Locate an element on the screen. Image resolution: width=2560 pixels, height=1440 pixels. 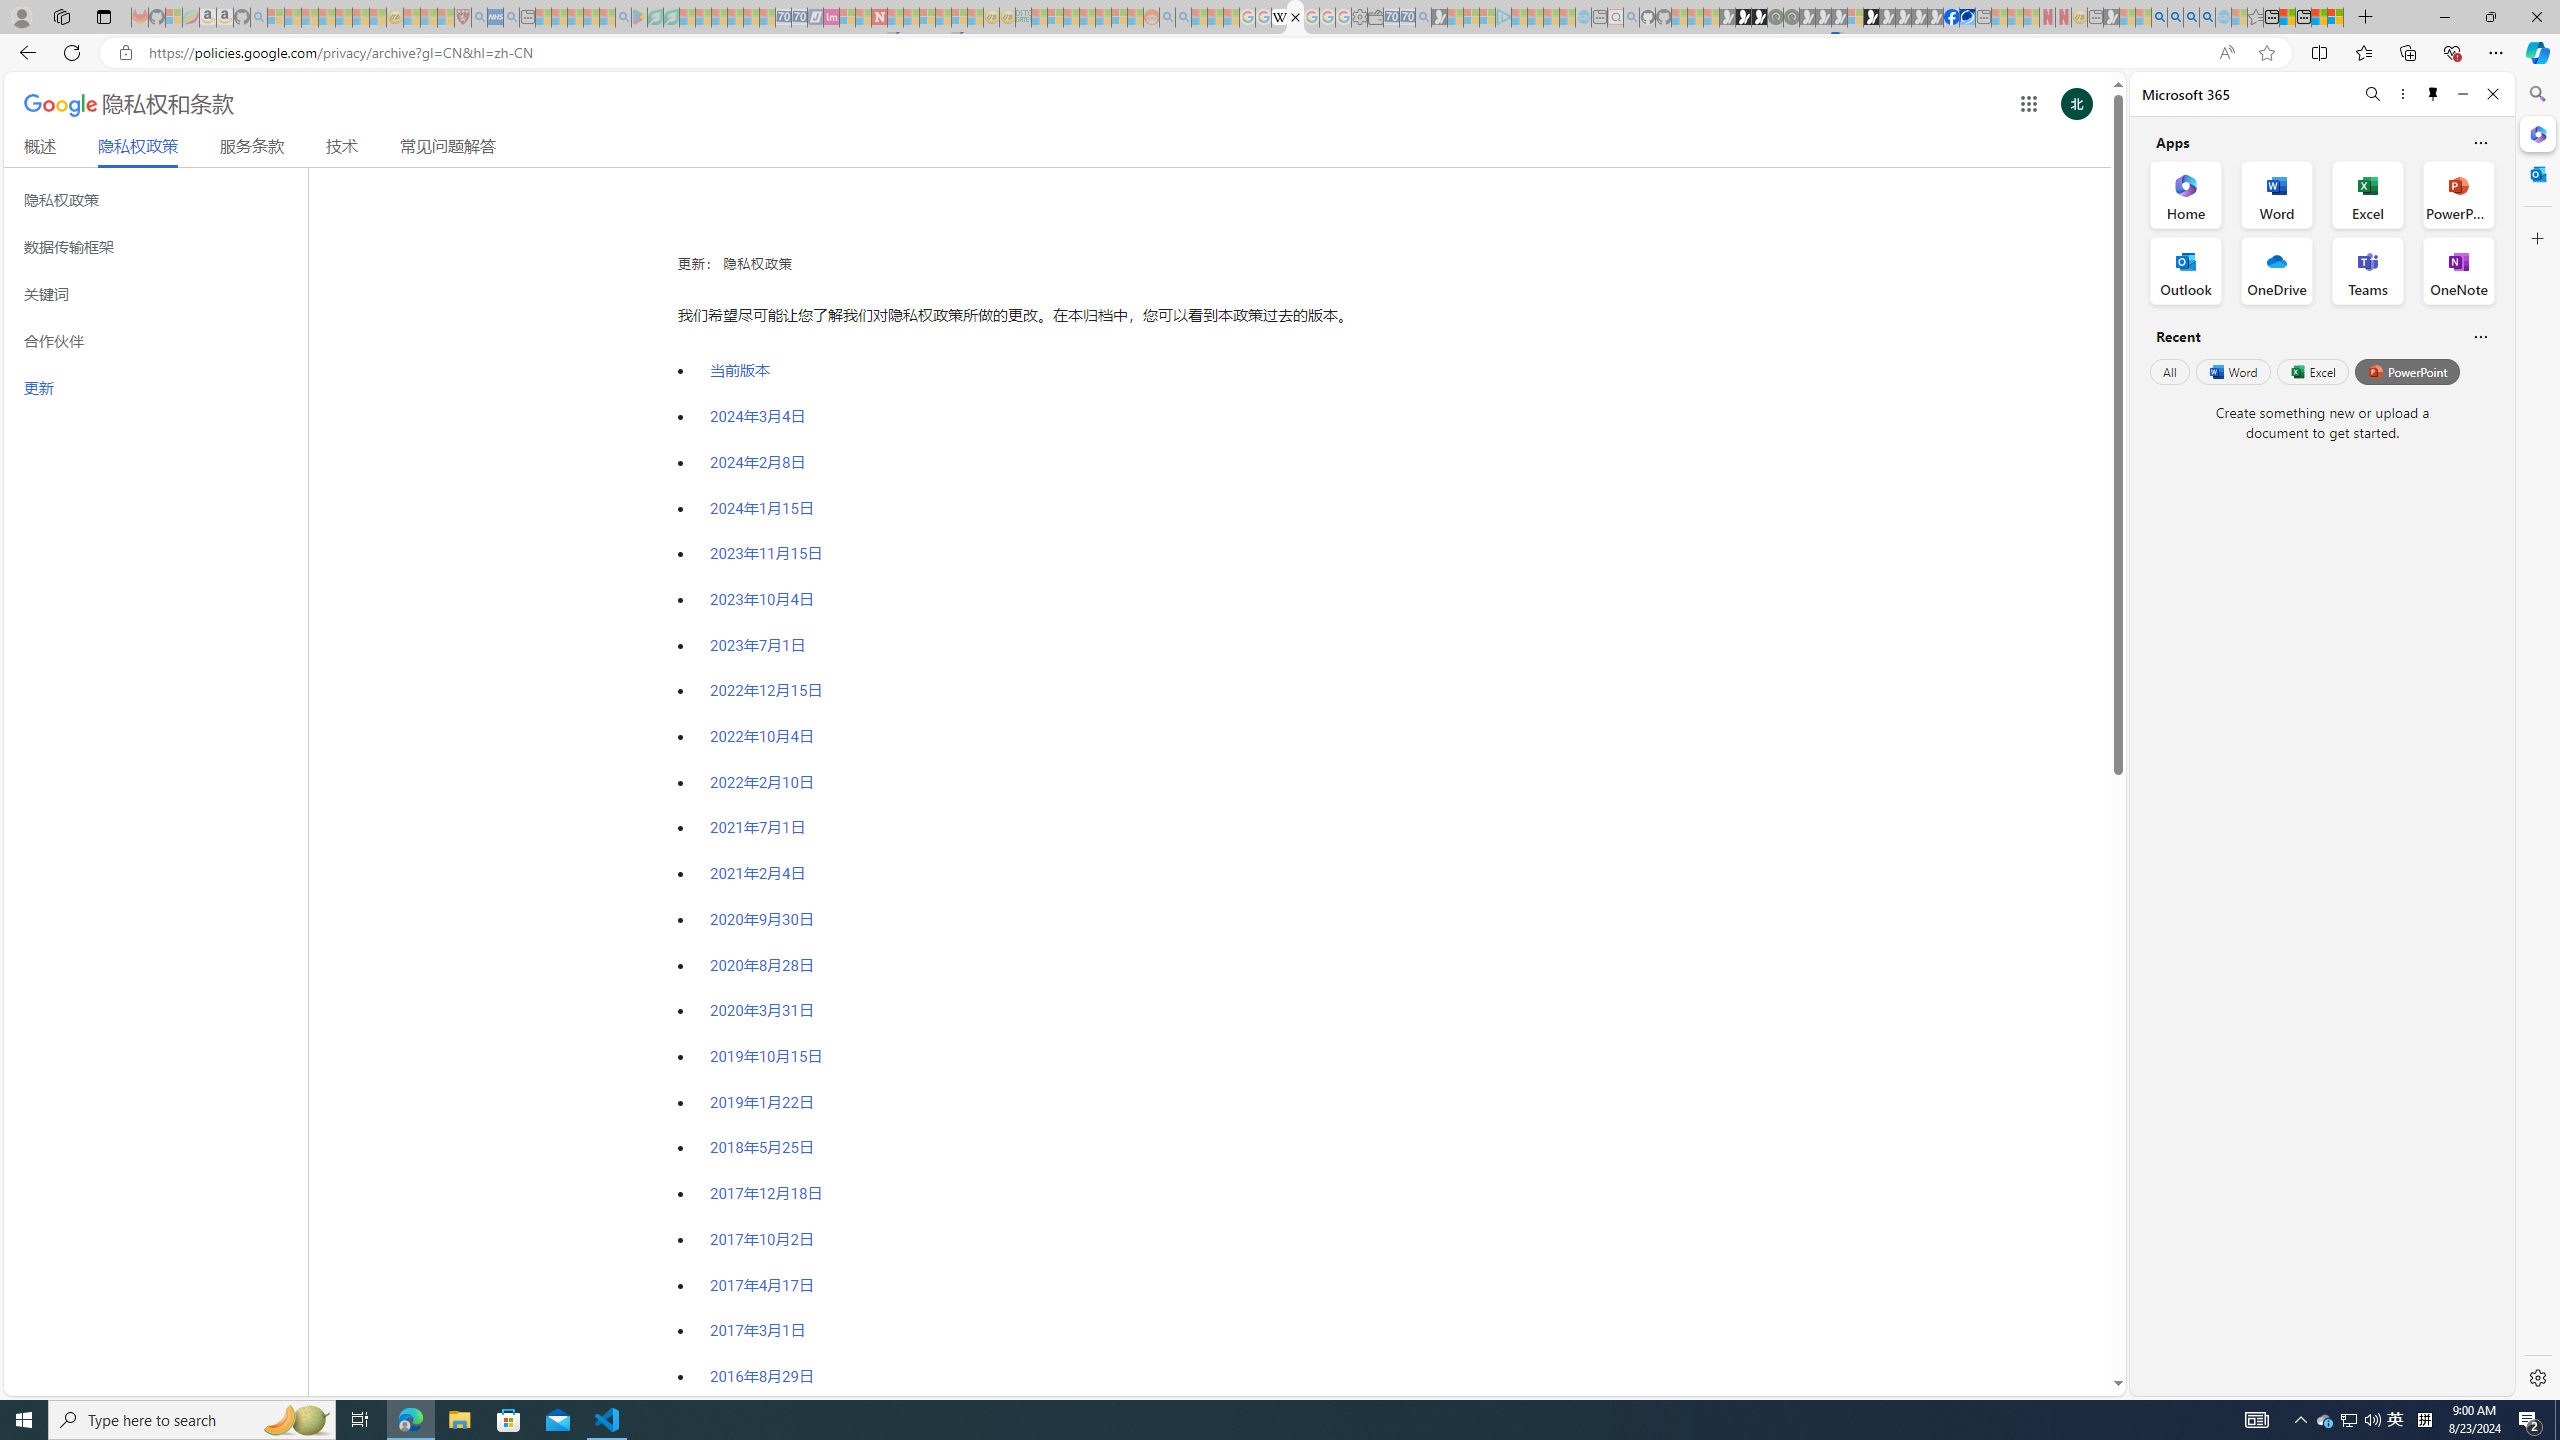
'MSN - Sleeping' is located at coordinates (2109, 16).